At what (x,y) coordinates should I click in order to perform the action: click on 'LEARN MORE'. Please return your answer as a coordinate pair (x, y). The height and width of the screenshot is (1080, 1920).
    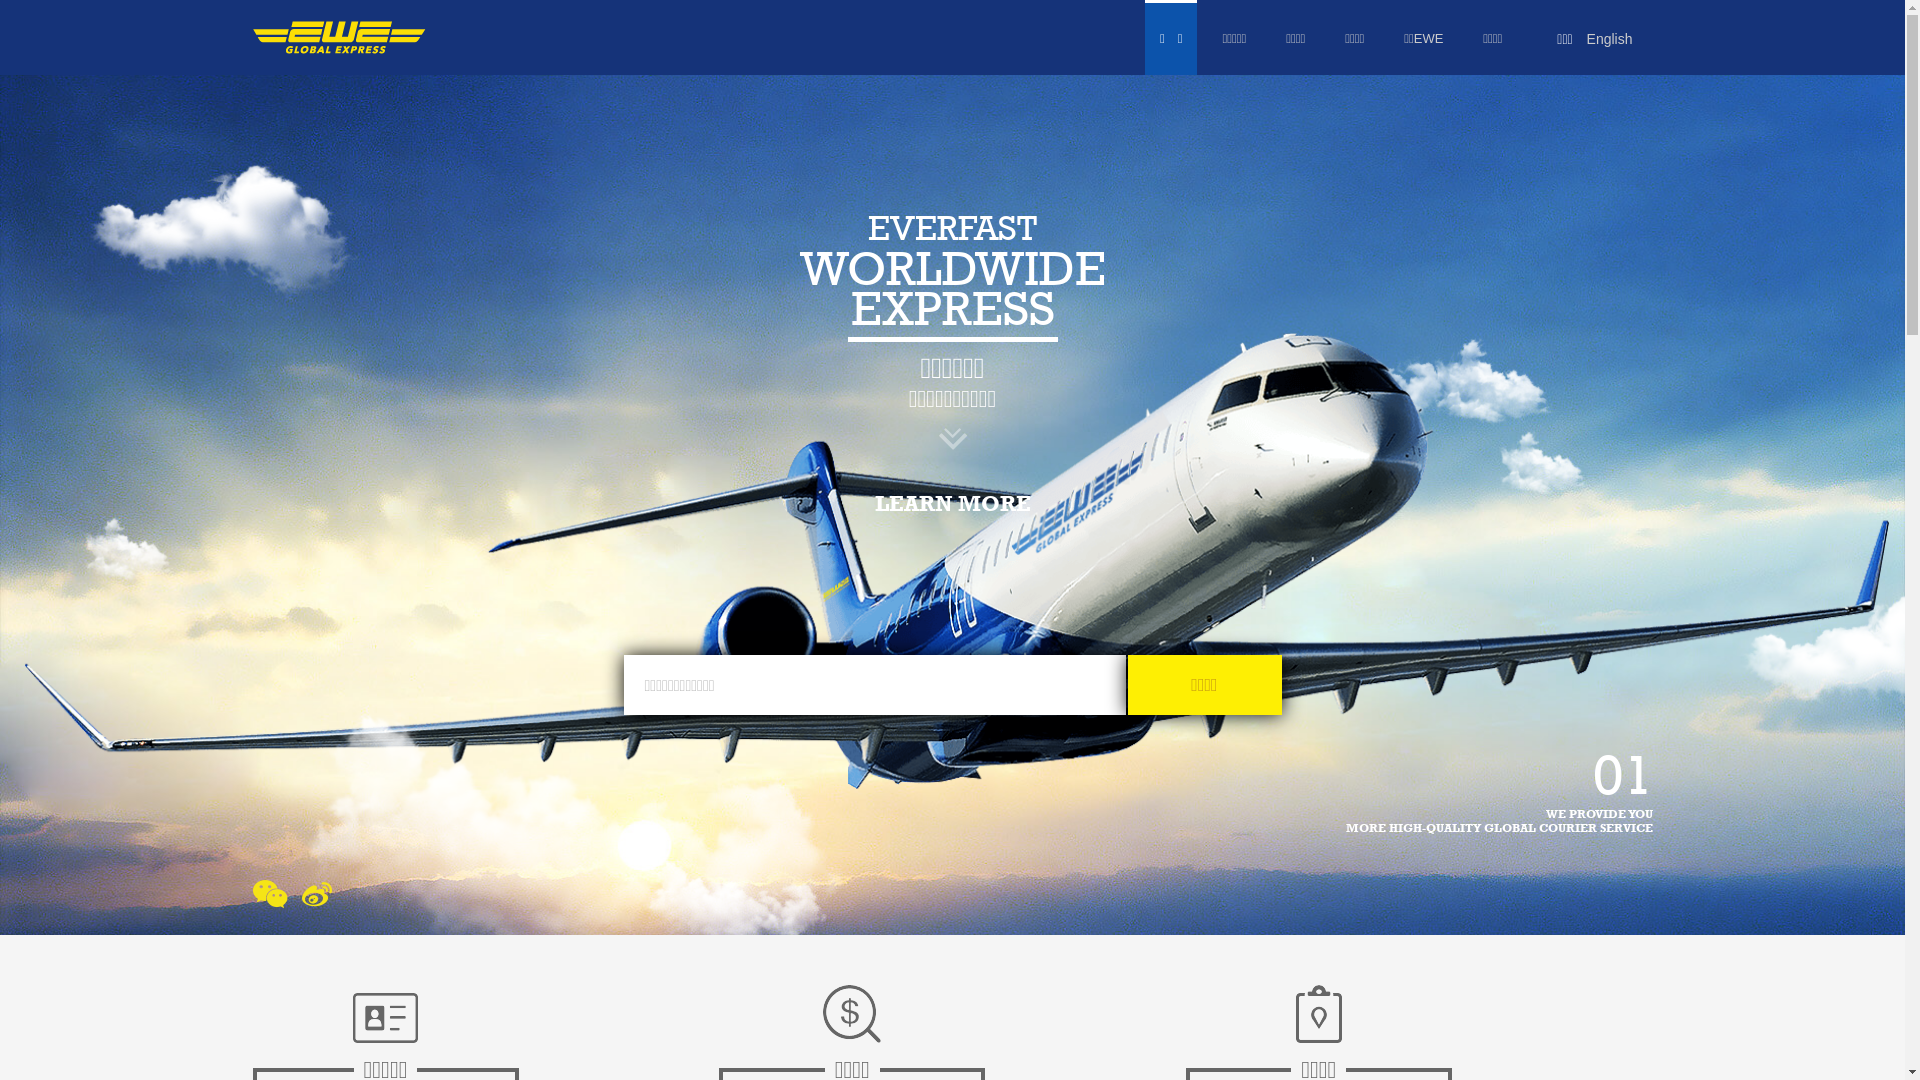
    Looking at the image, I should click on (950, 501).